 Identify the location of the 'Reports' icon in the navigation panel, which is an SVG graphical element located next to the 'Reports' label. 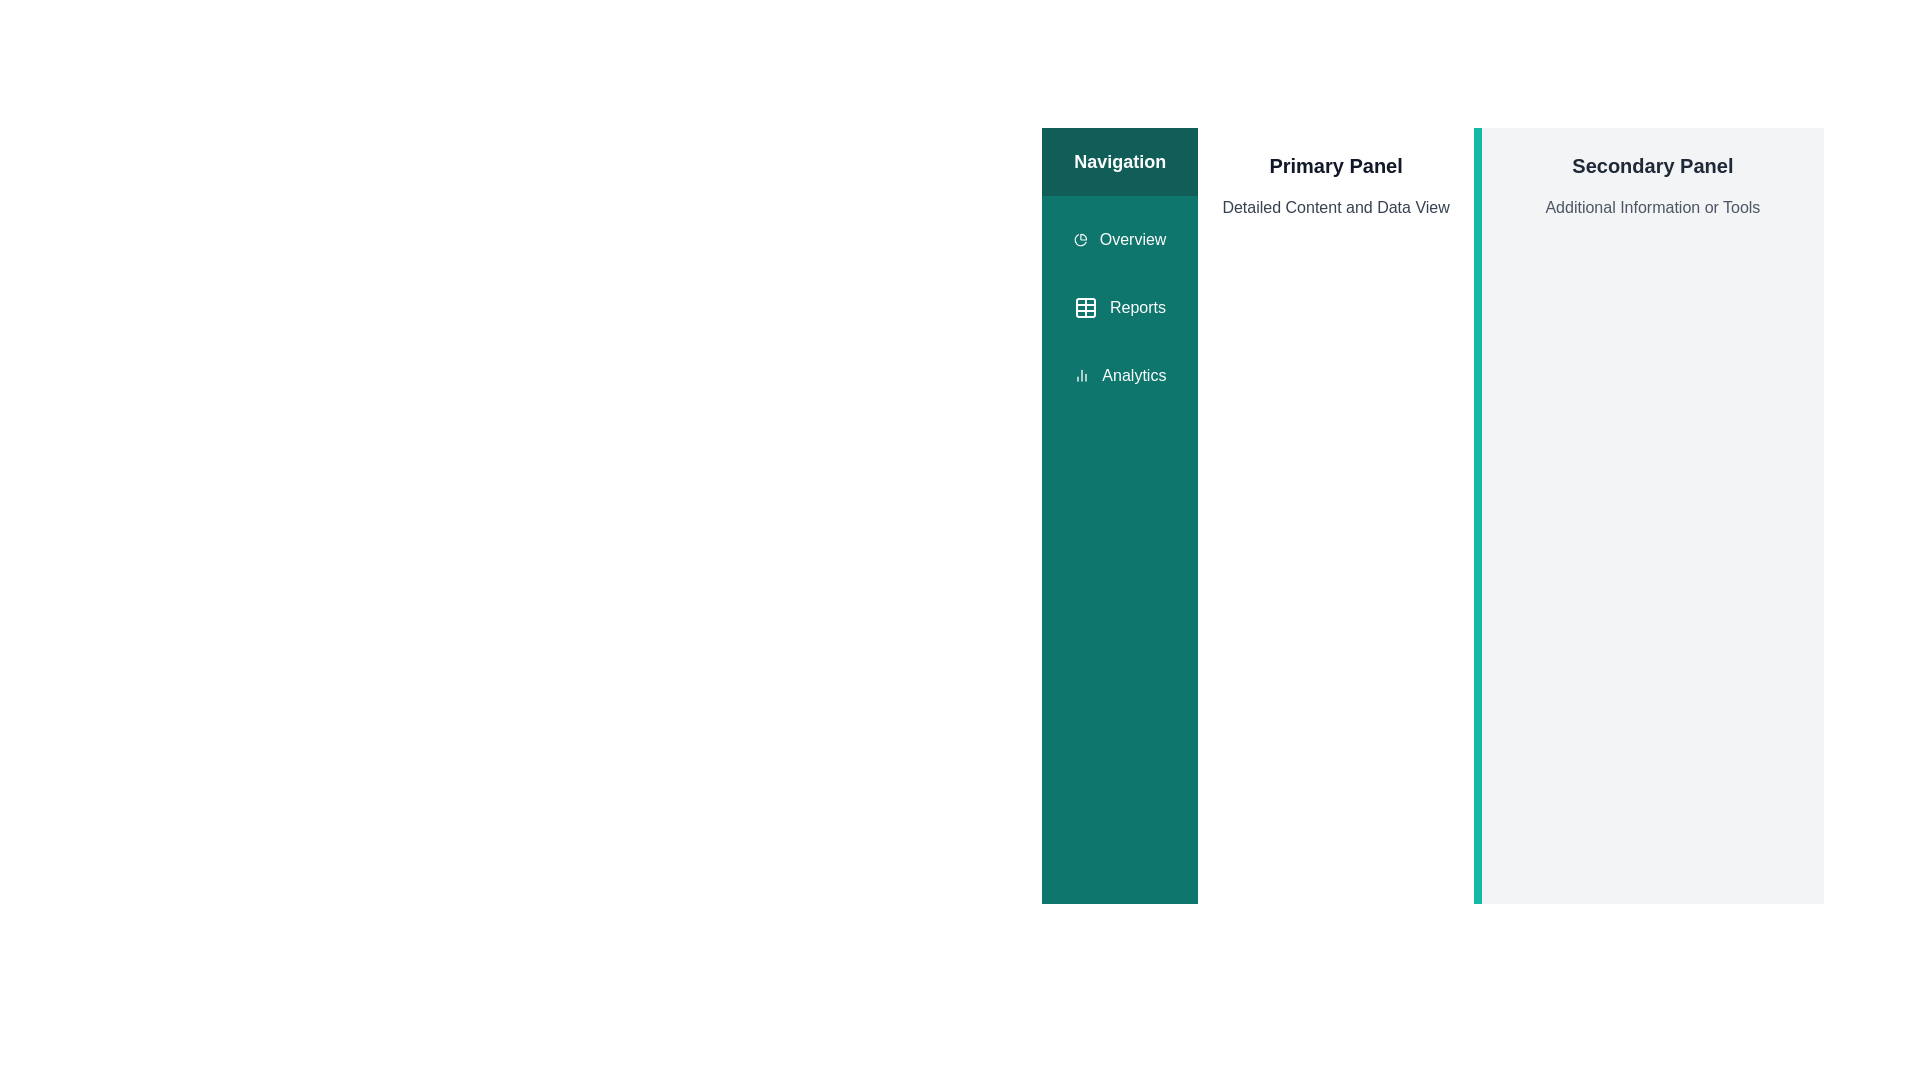
(1084, 308).